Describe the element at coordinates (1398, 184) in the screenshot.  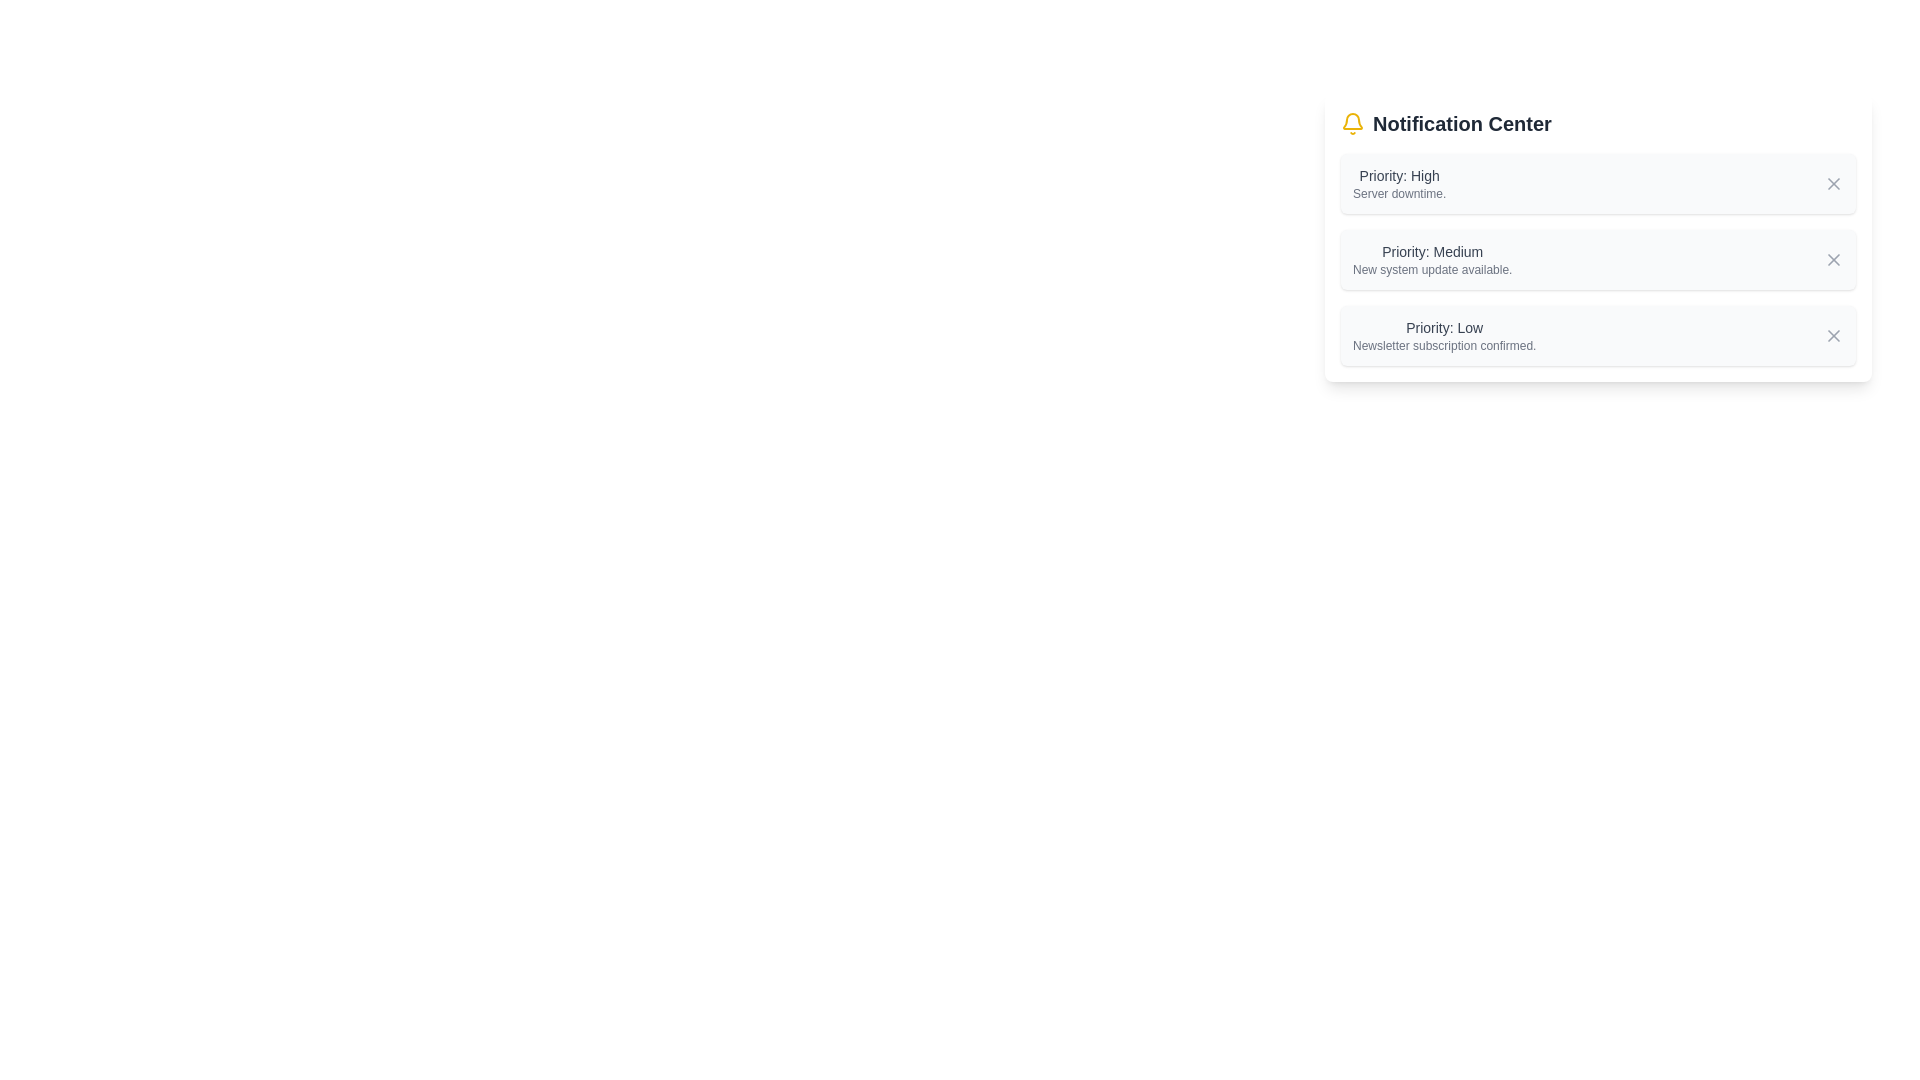
I see `the notification with priority High` at that location.